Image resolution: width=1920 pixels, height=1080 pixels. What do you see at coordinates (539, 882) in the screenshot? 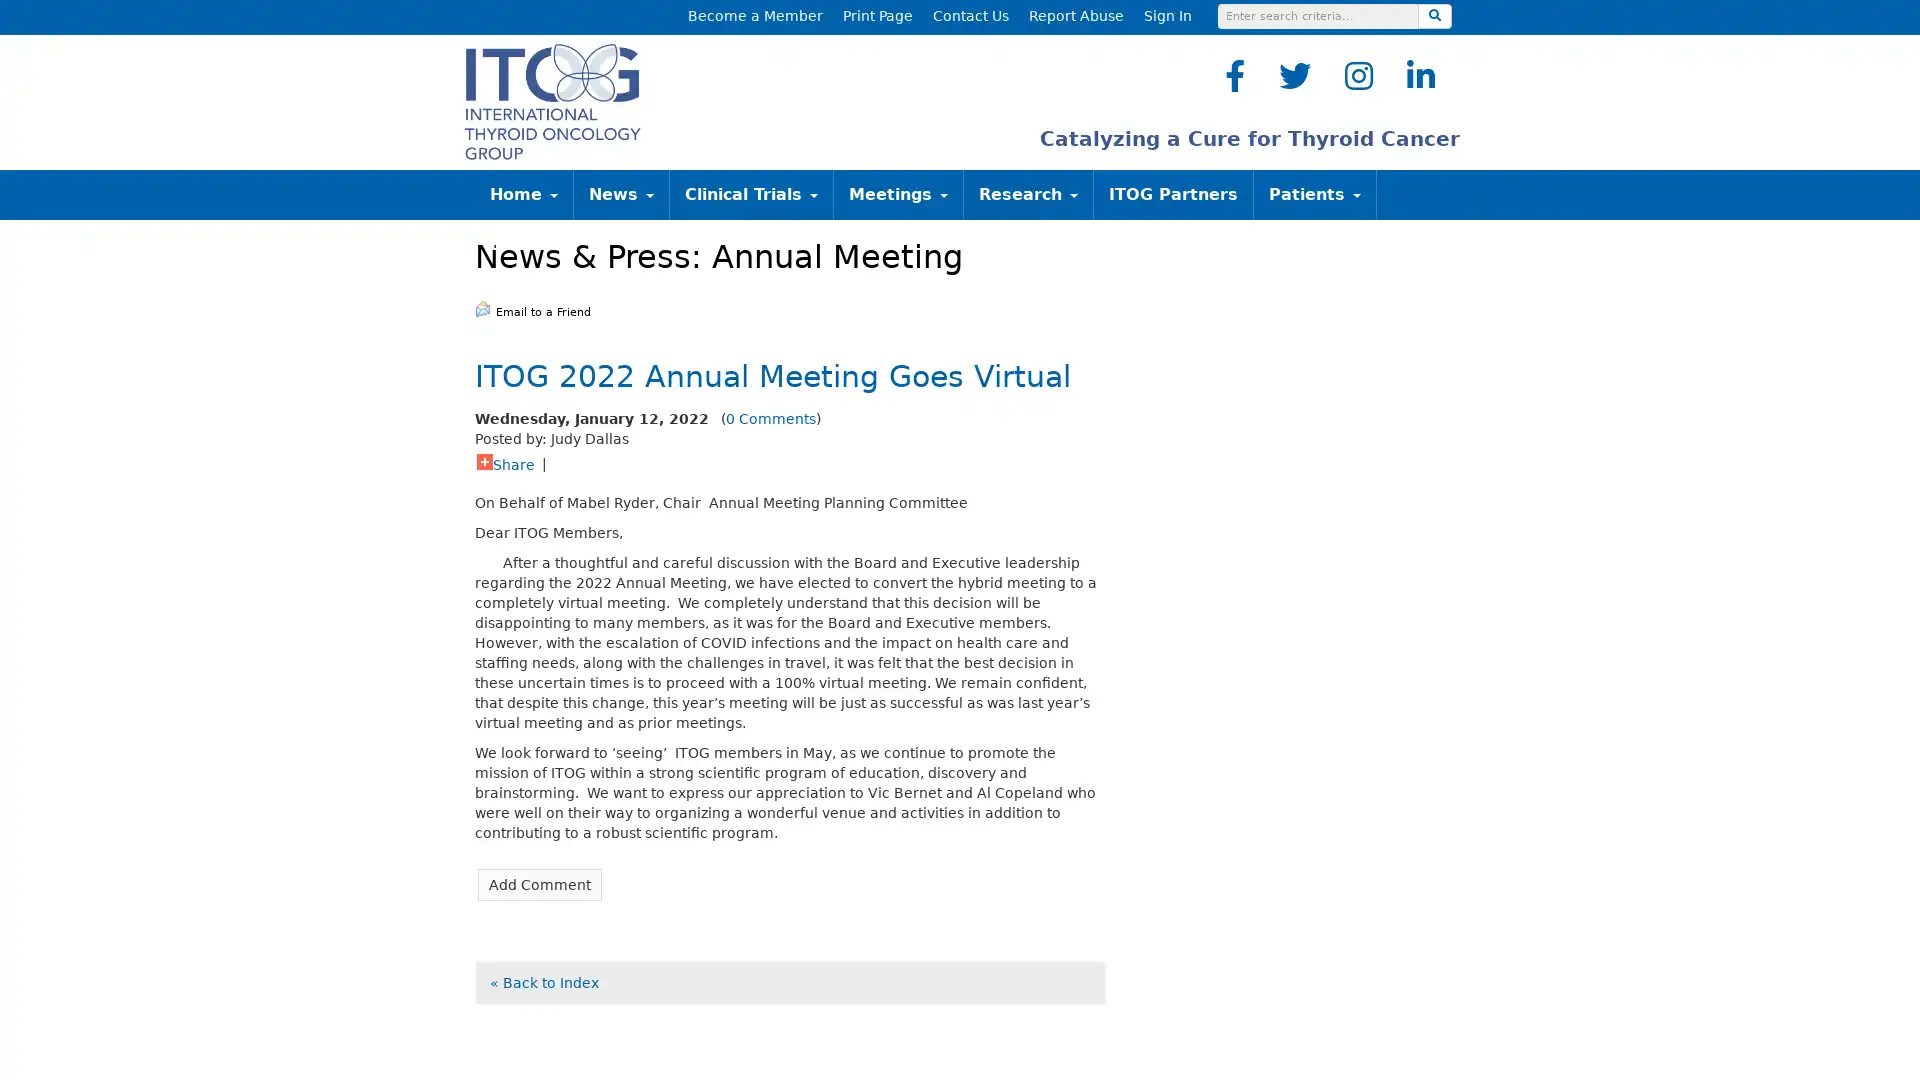
I see `Add Comment` at bounding box center [539, 882].